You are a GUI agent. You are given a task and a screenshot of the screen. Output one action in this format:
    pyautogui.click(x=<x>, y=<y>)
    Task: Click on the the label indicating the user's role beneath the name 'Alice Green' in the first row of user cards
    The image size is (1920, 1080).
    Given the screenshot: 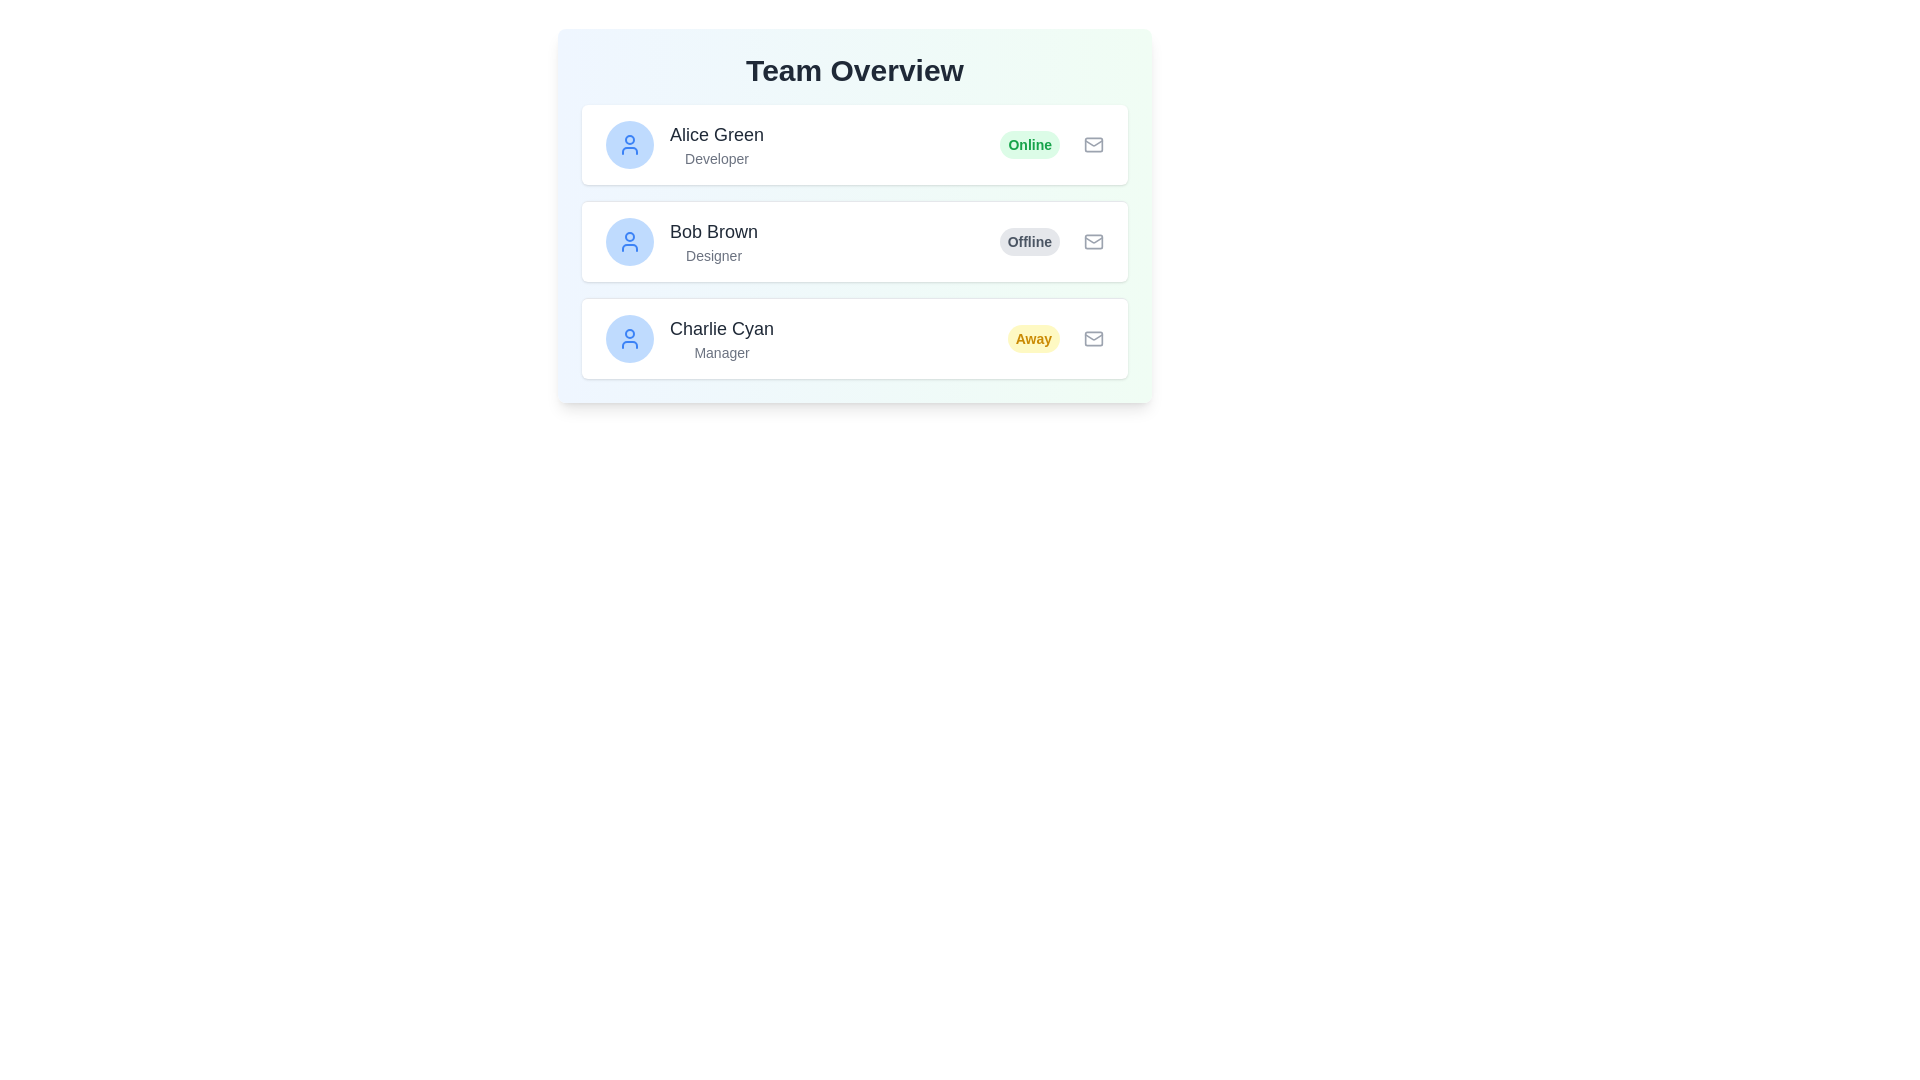 What is the action you would take?
    pyautogui.click(x=716, y=157)
    